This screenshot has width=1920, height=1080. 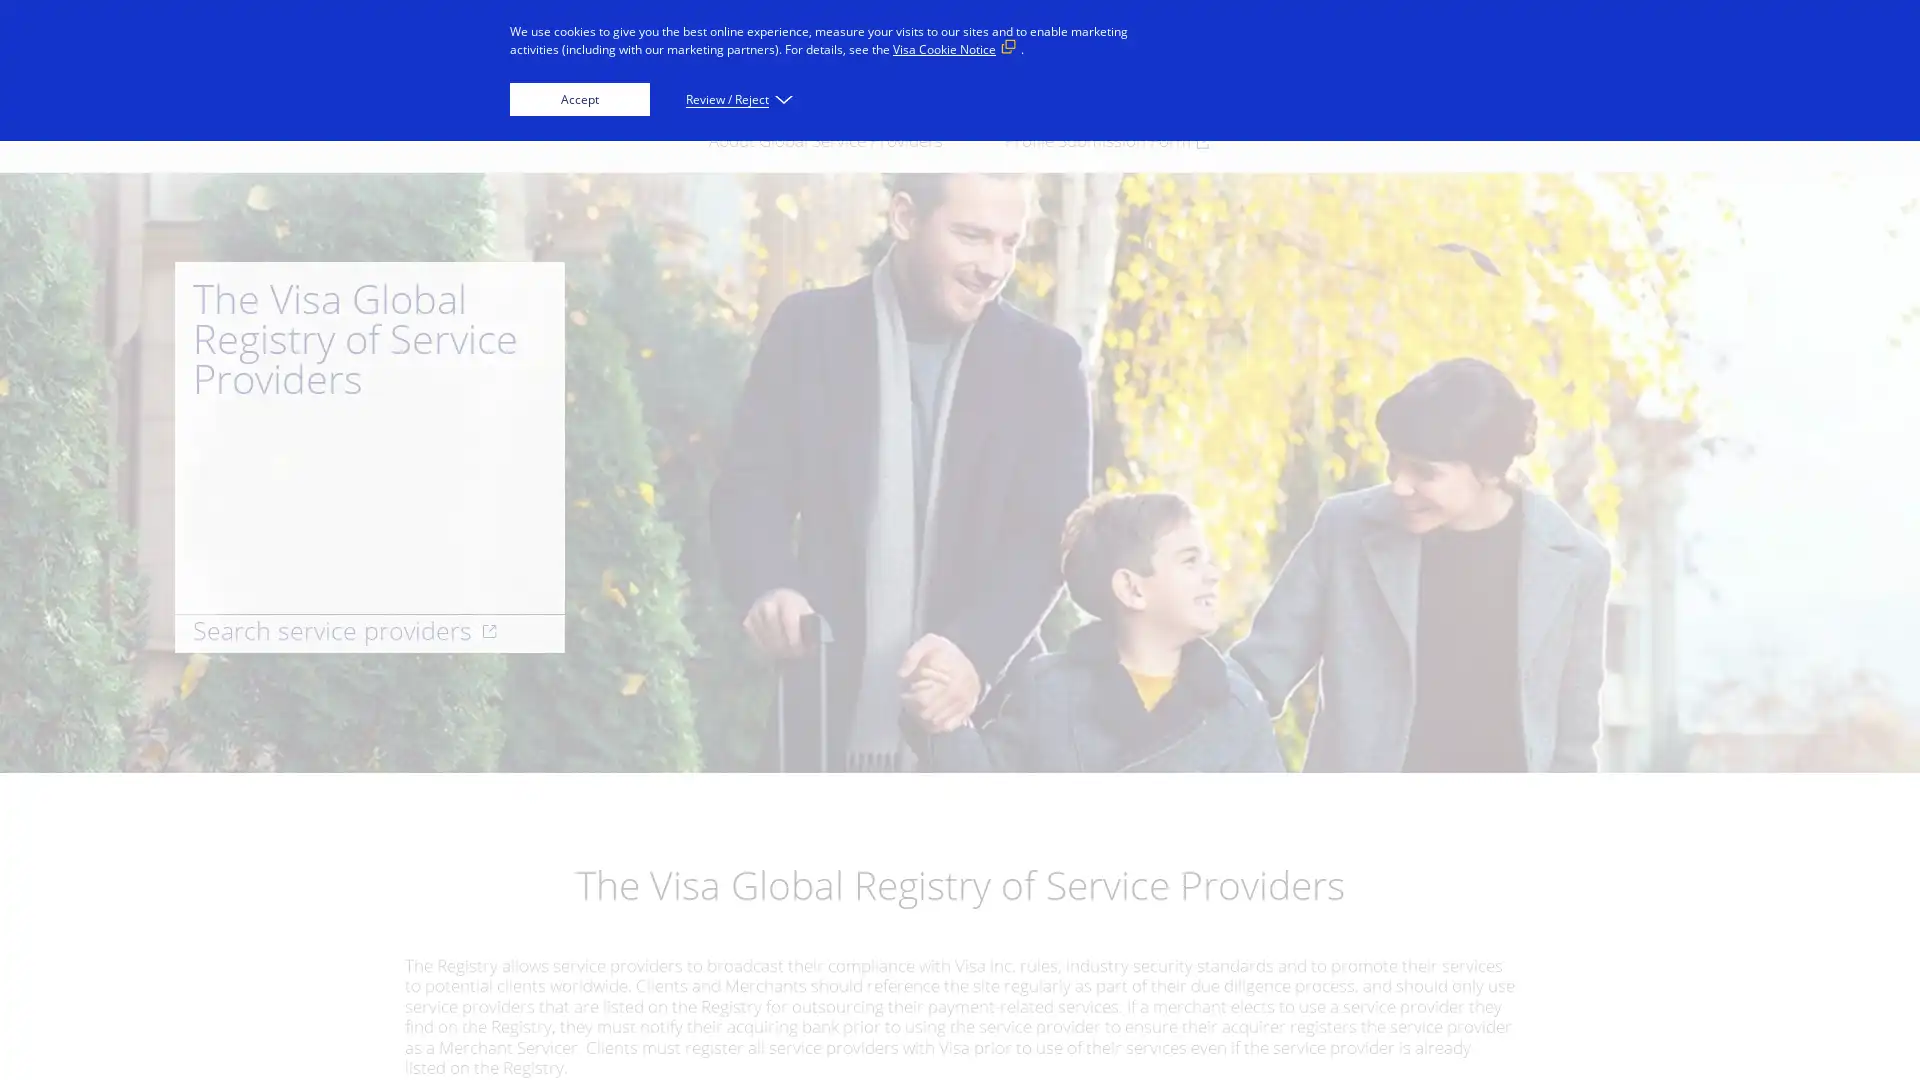 I want to click on Everyone, so click(x=1224, y=53).